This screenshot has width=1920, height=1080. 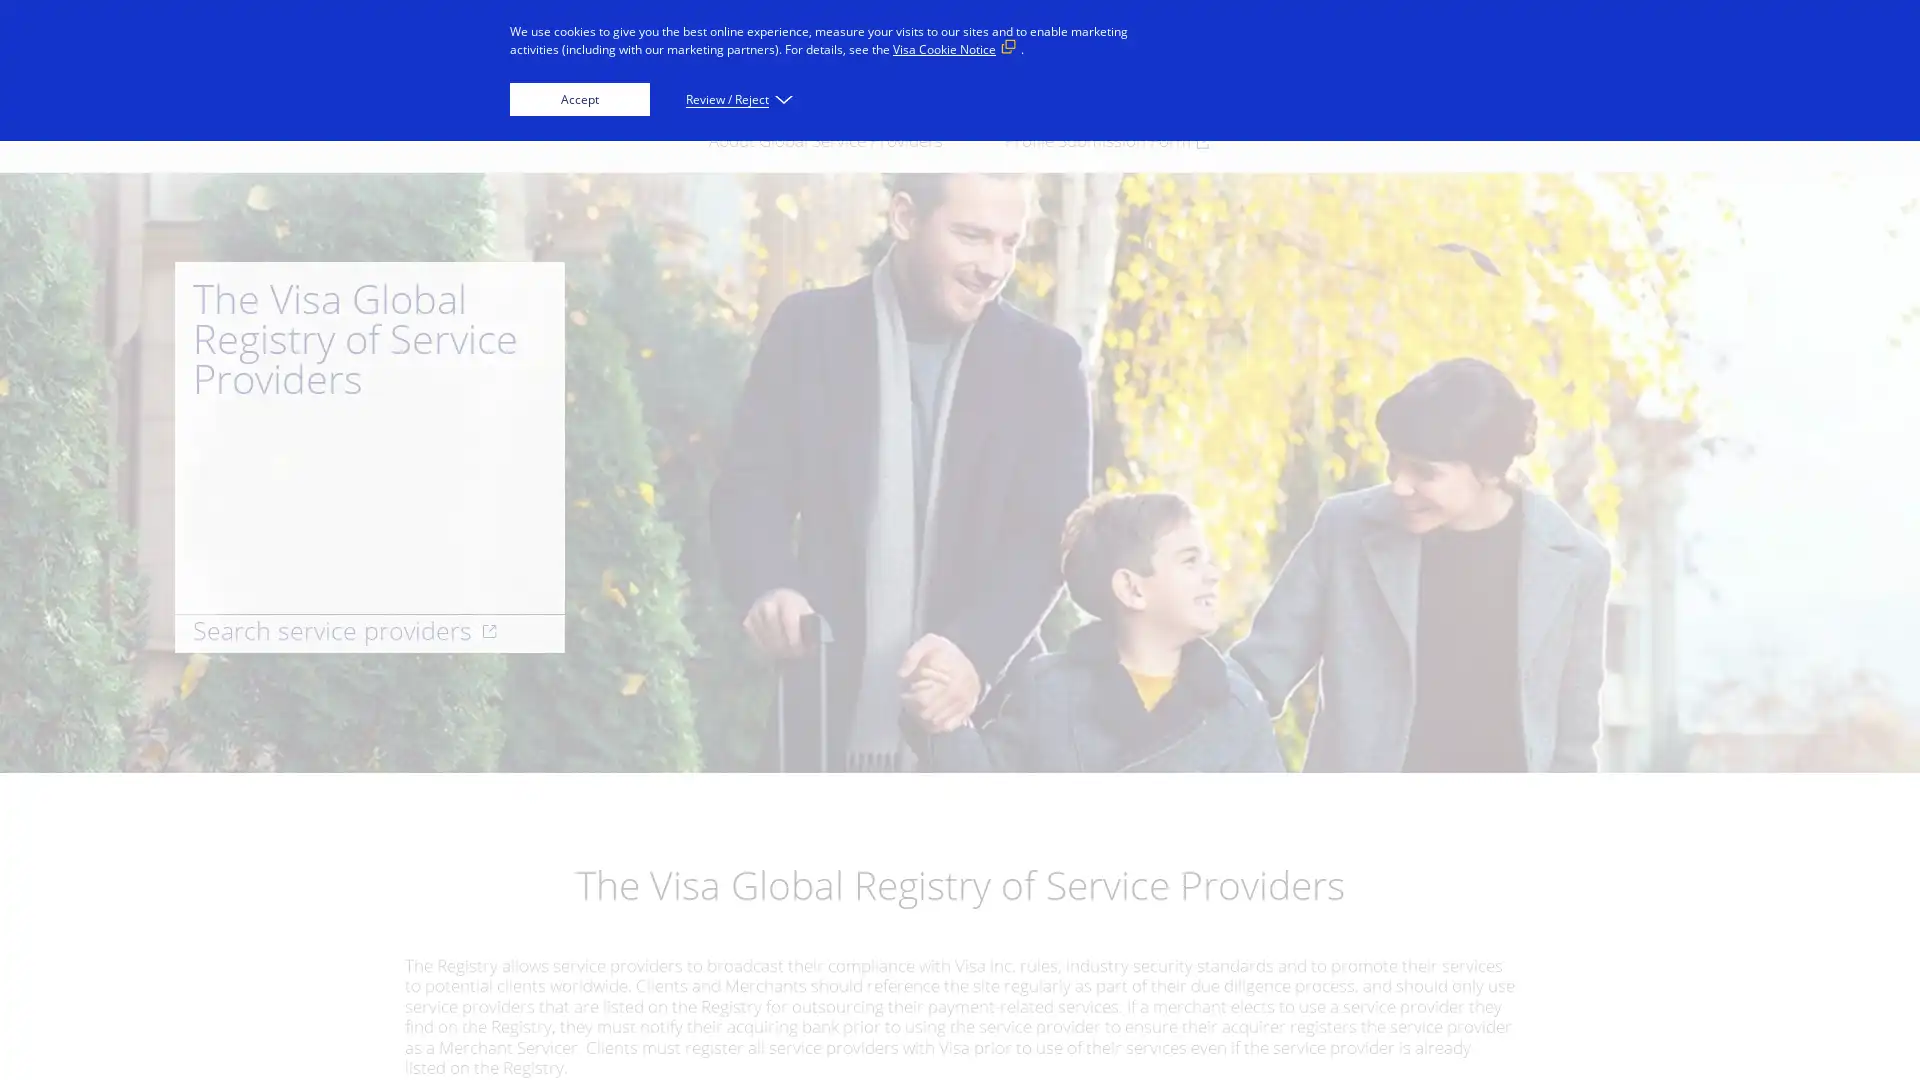 I want to click on Everyone, so click(x=1224, y=53).